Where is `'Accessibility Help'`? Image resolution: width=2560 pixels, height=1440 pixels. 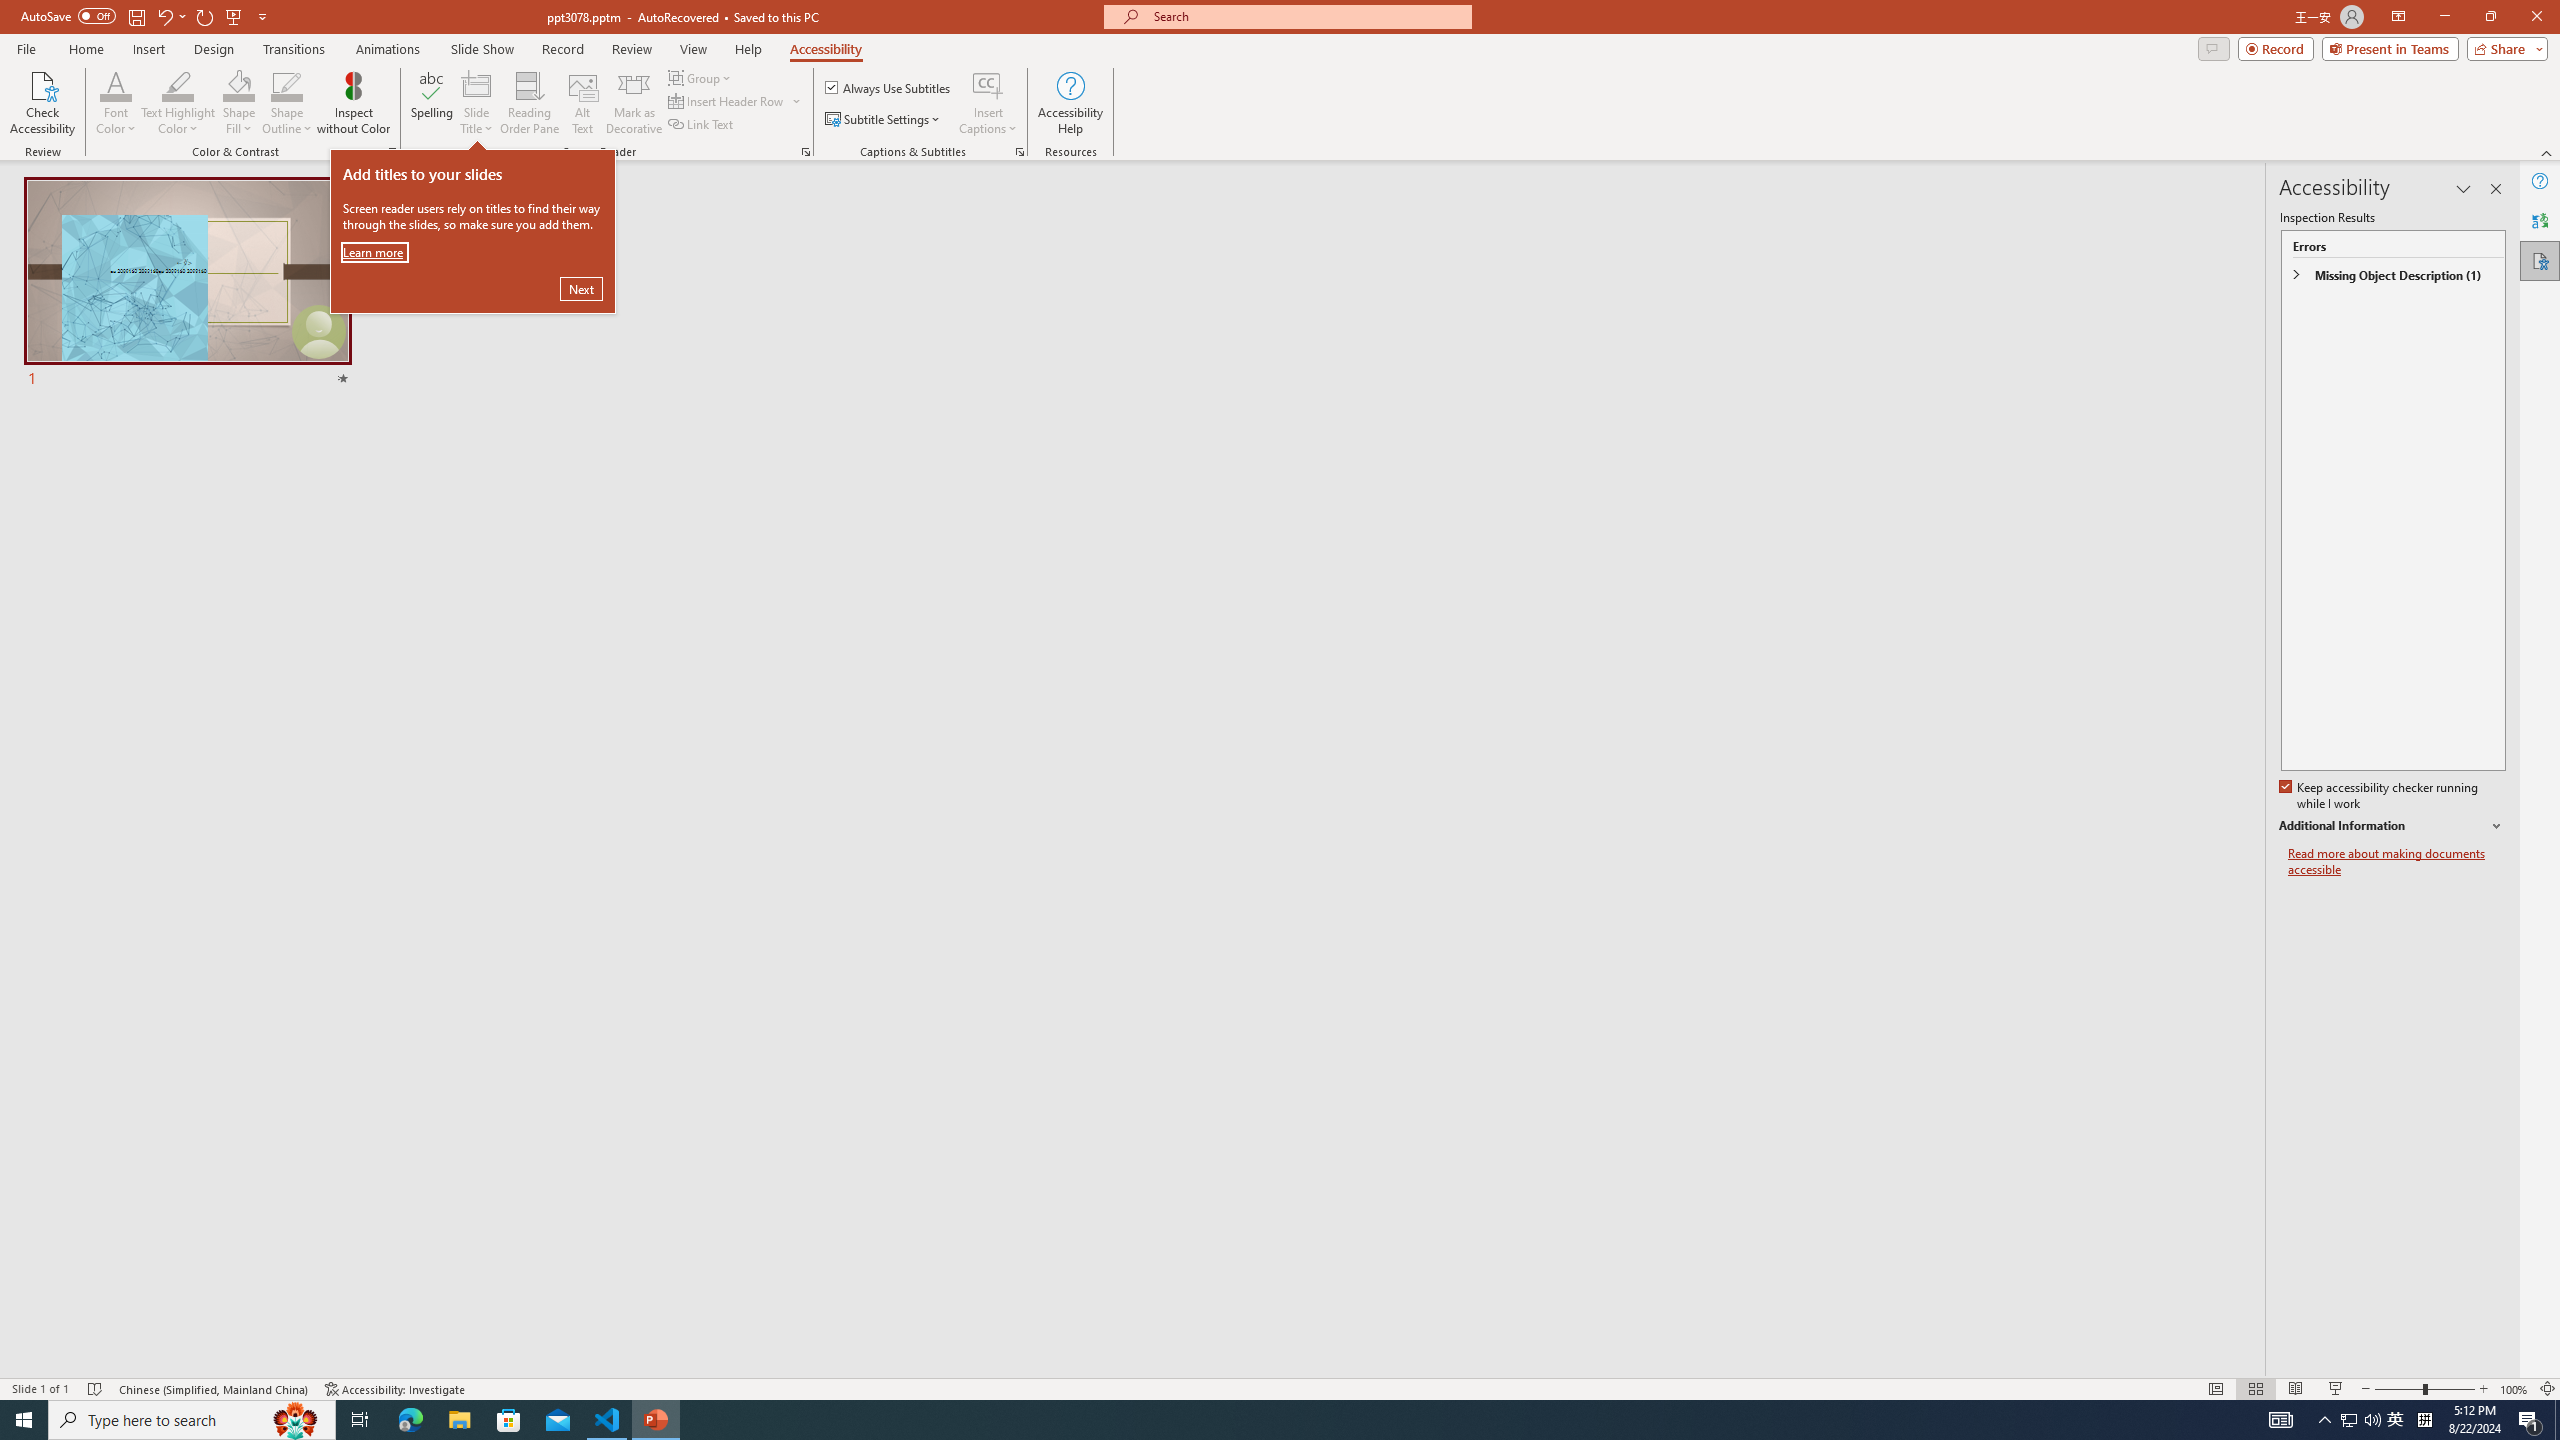 'Accessibility Help' is located at coordinates (1071, 103).